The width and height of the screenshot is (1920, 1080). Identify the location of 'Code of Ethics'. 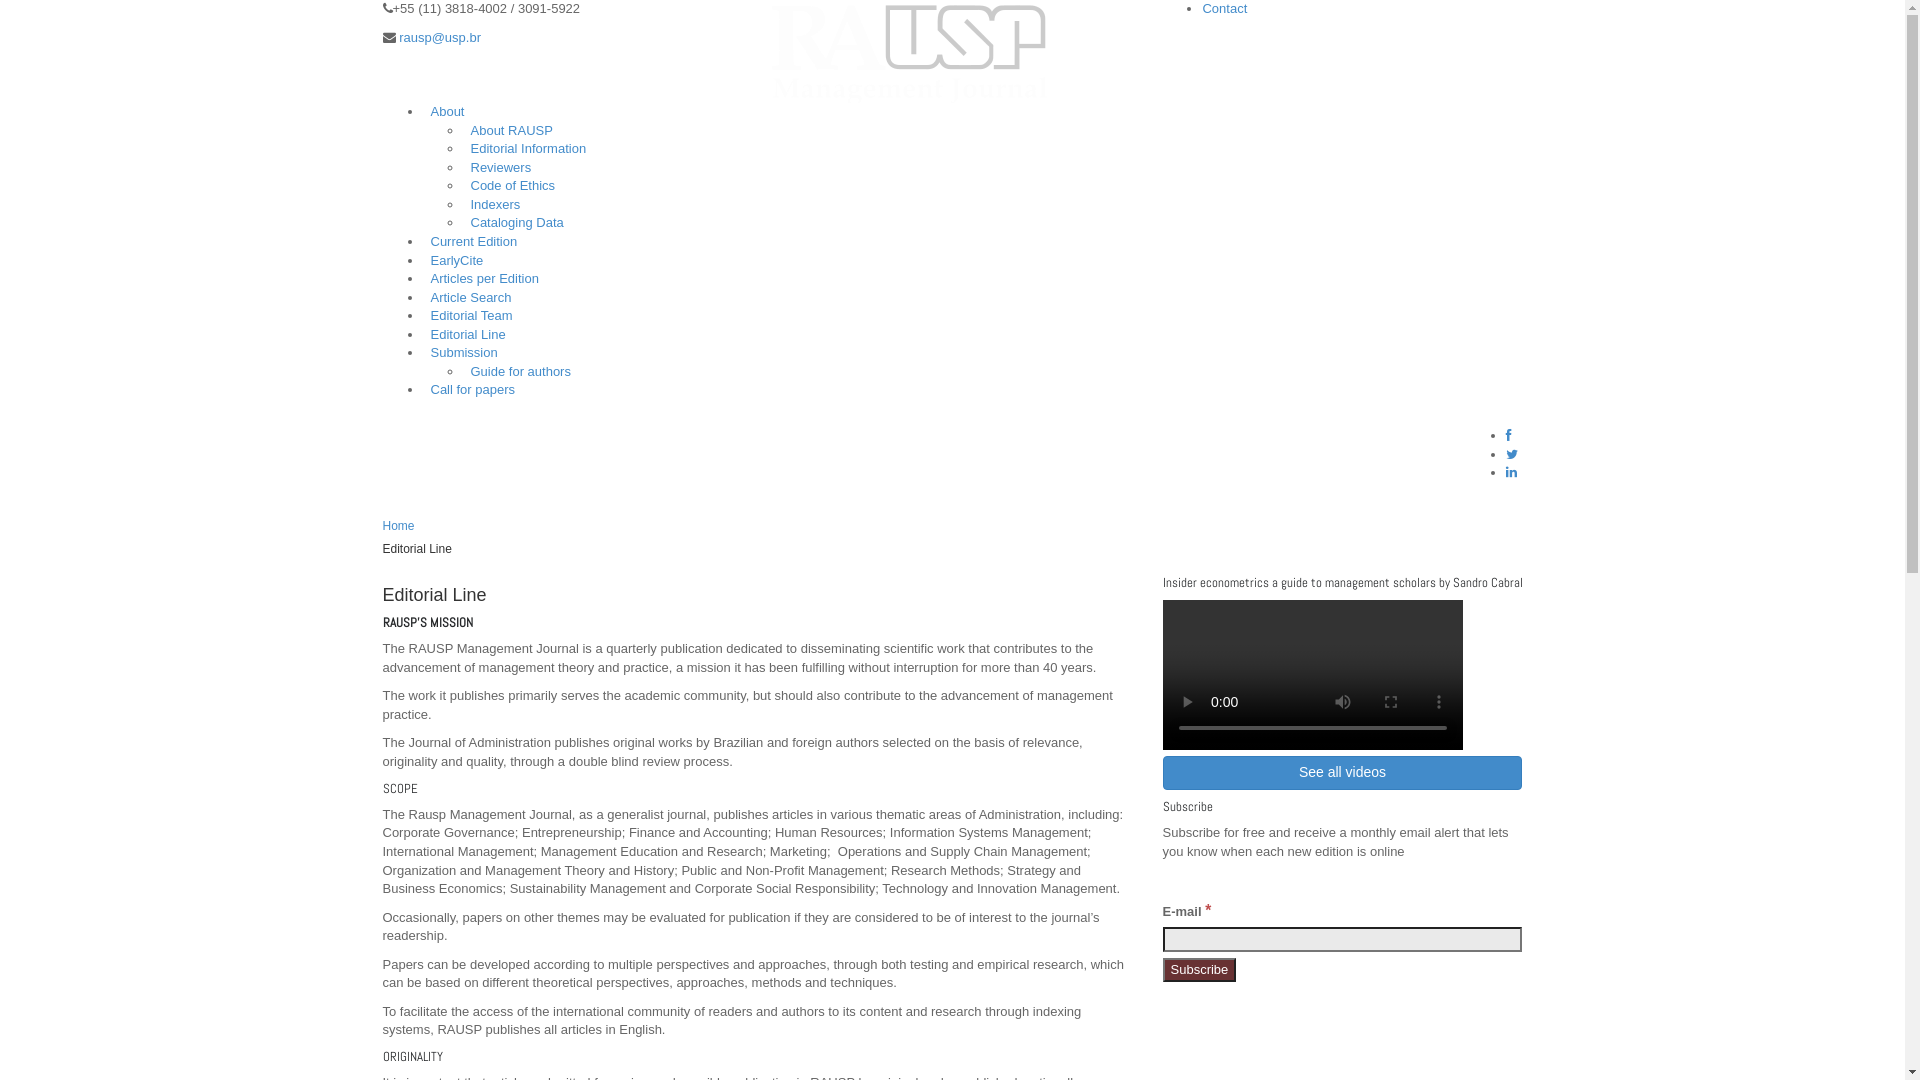
(460, 185).